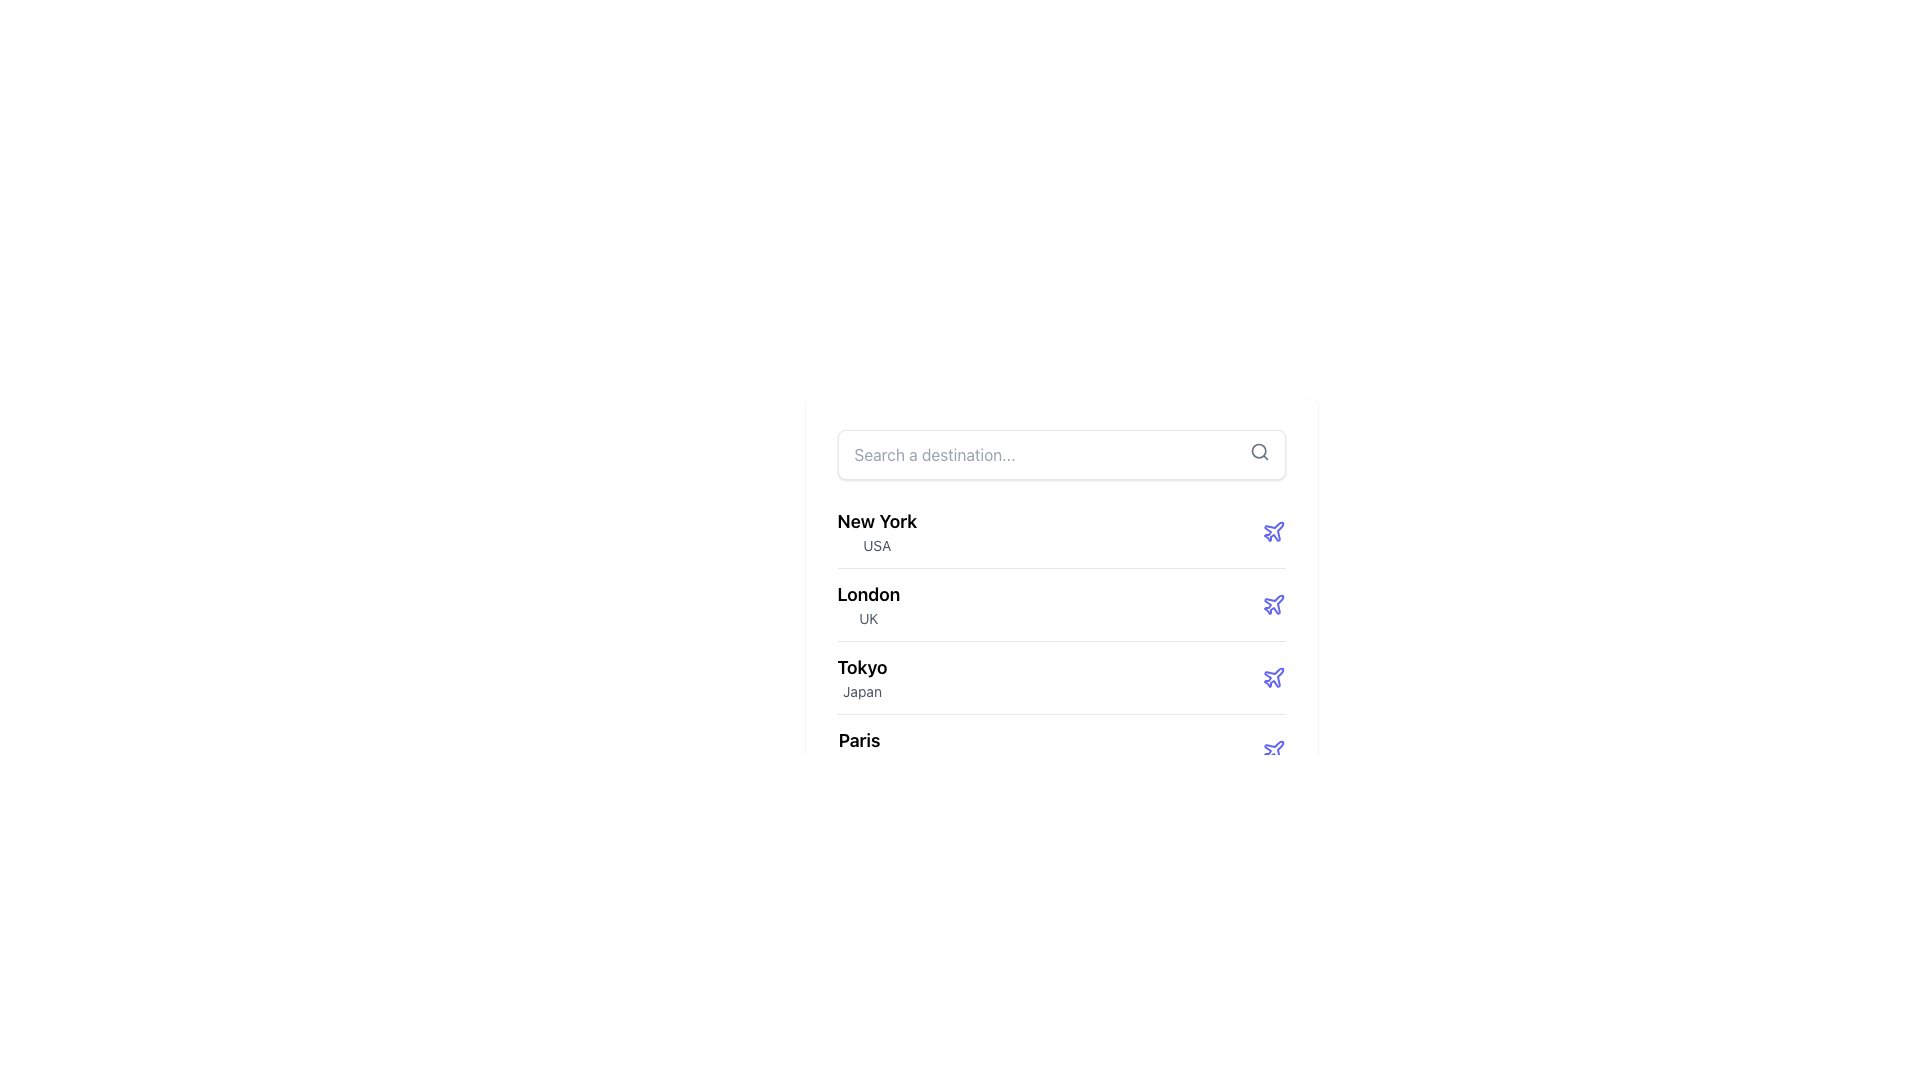 This screenshot has width=1920, height=1080. Describe the element at coordinates (1060, 603) in the screenshot. I see `the second item in the list of destinations` at that location.